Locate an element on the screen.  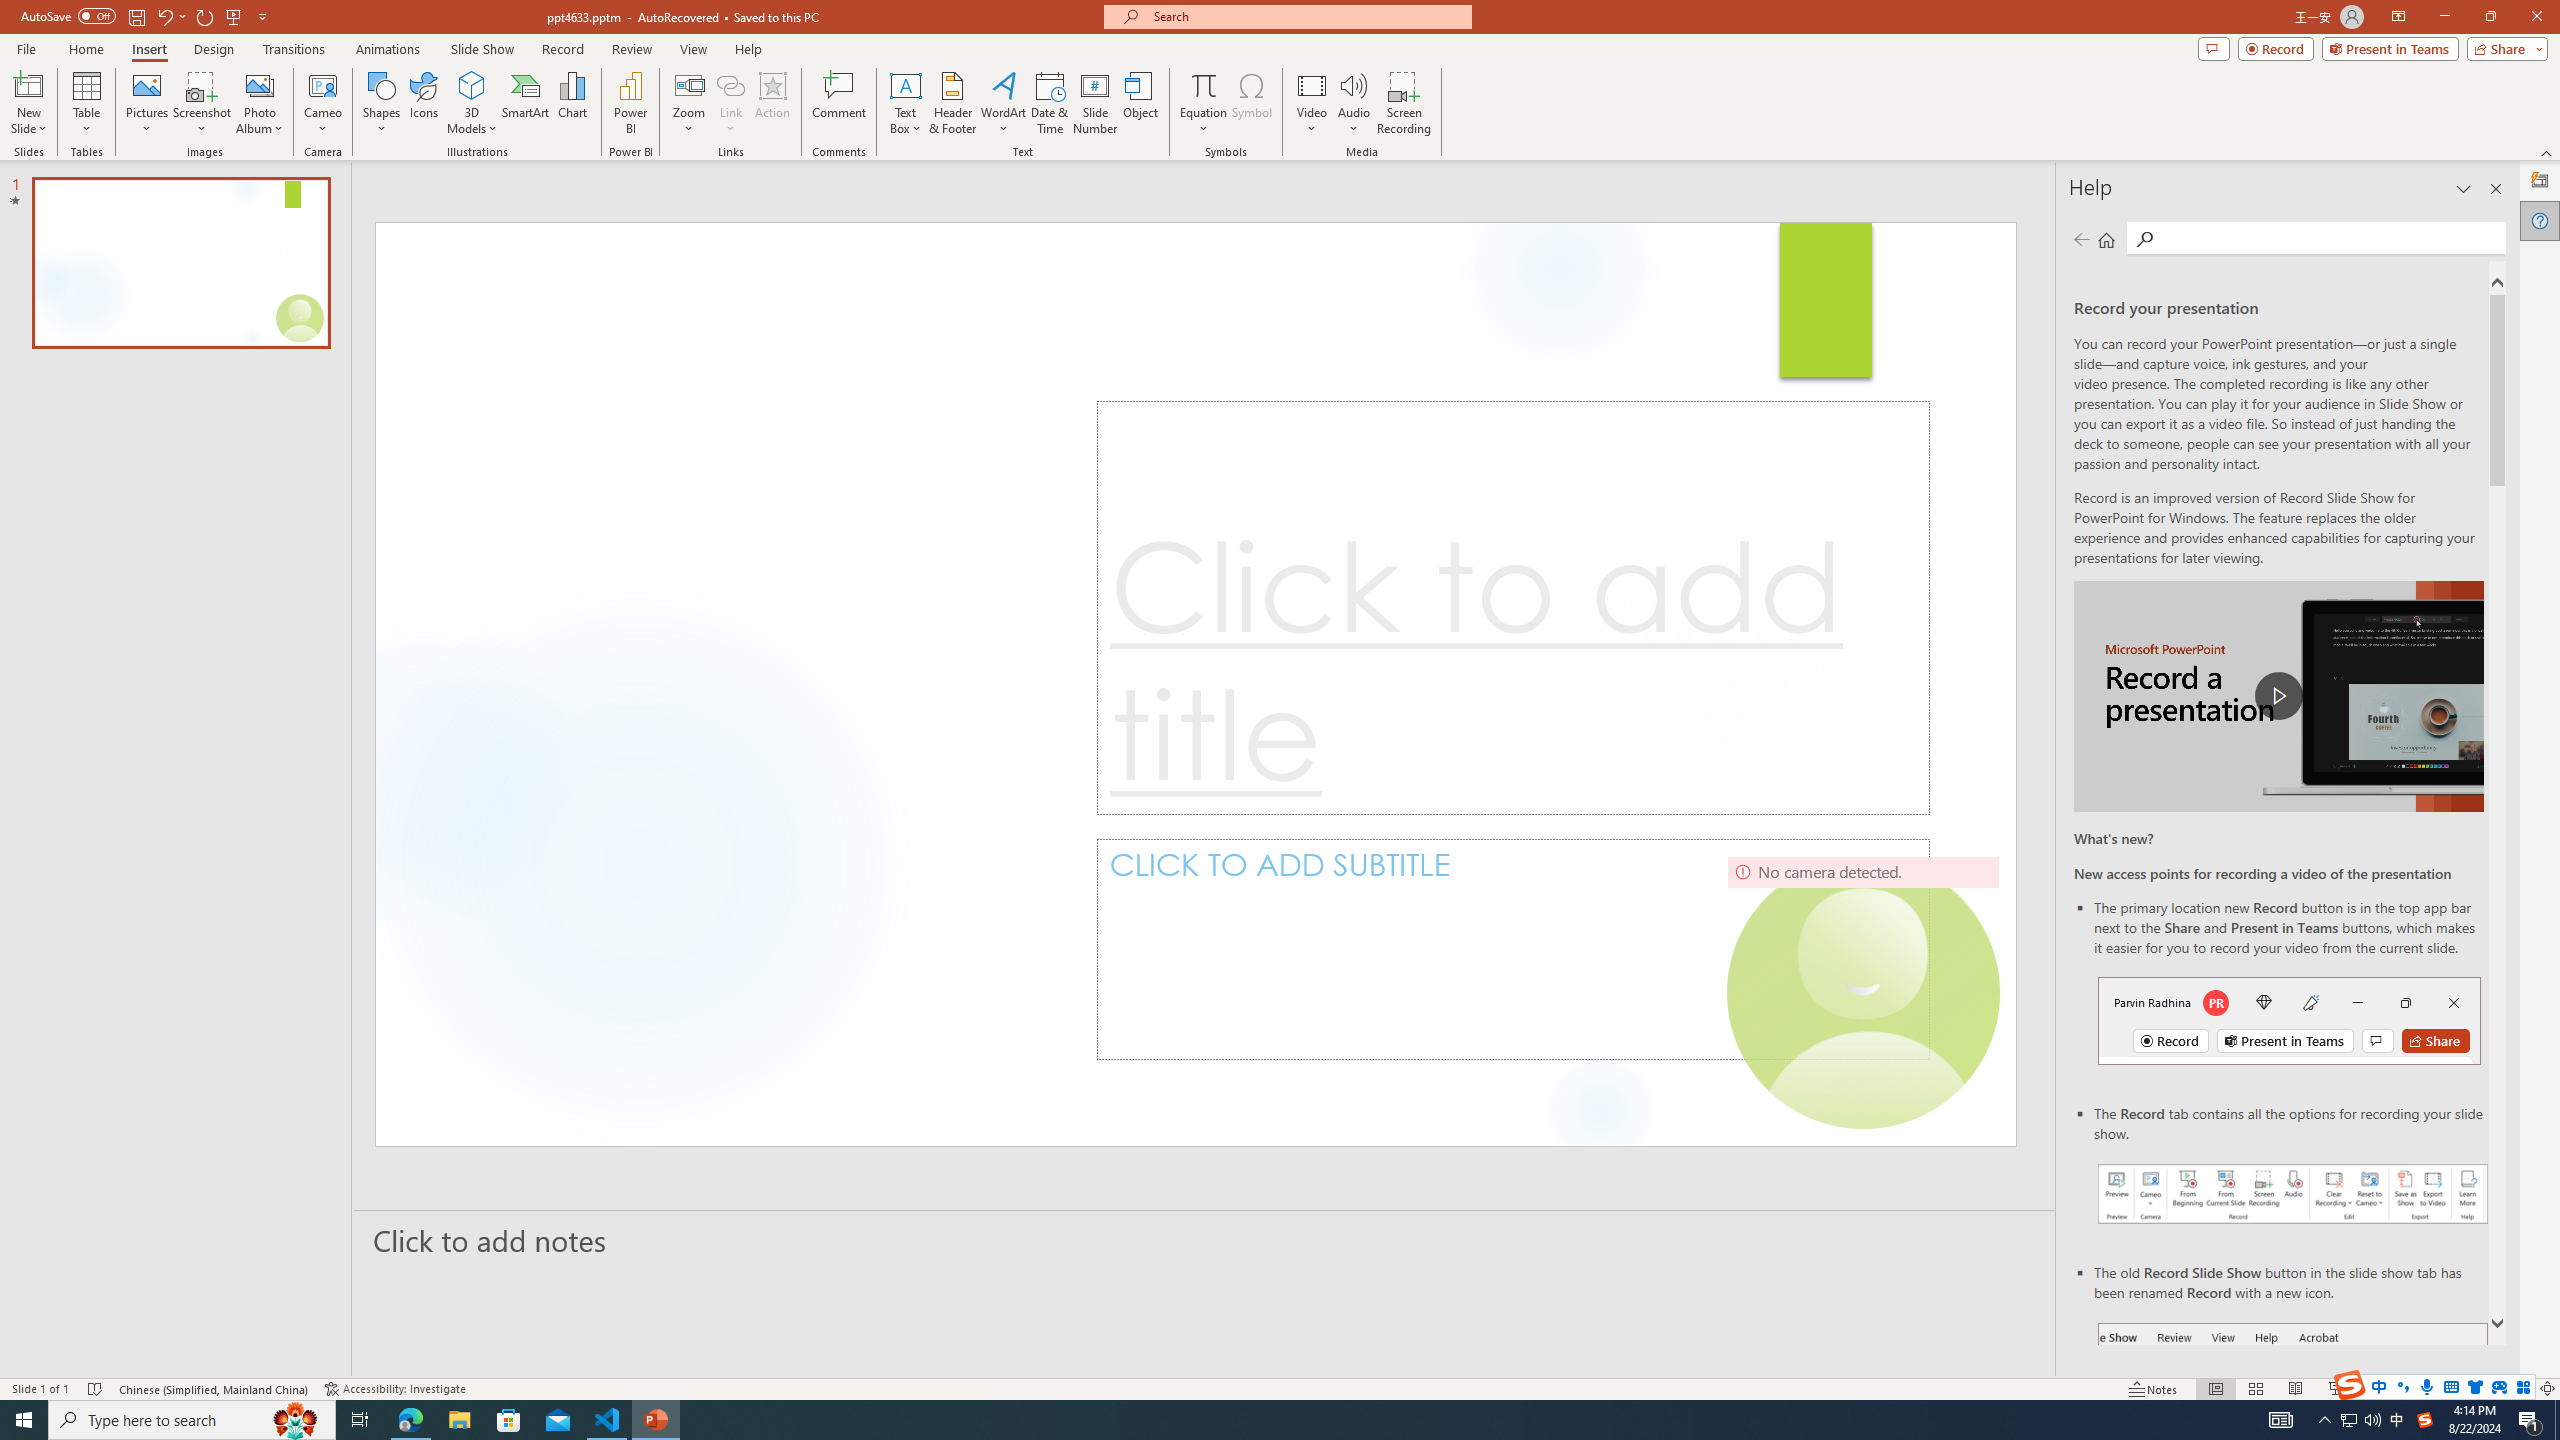
'Object...' is located at coordinates (1141, 103).